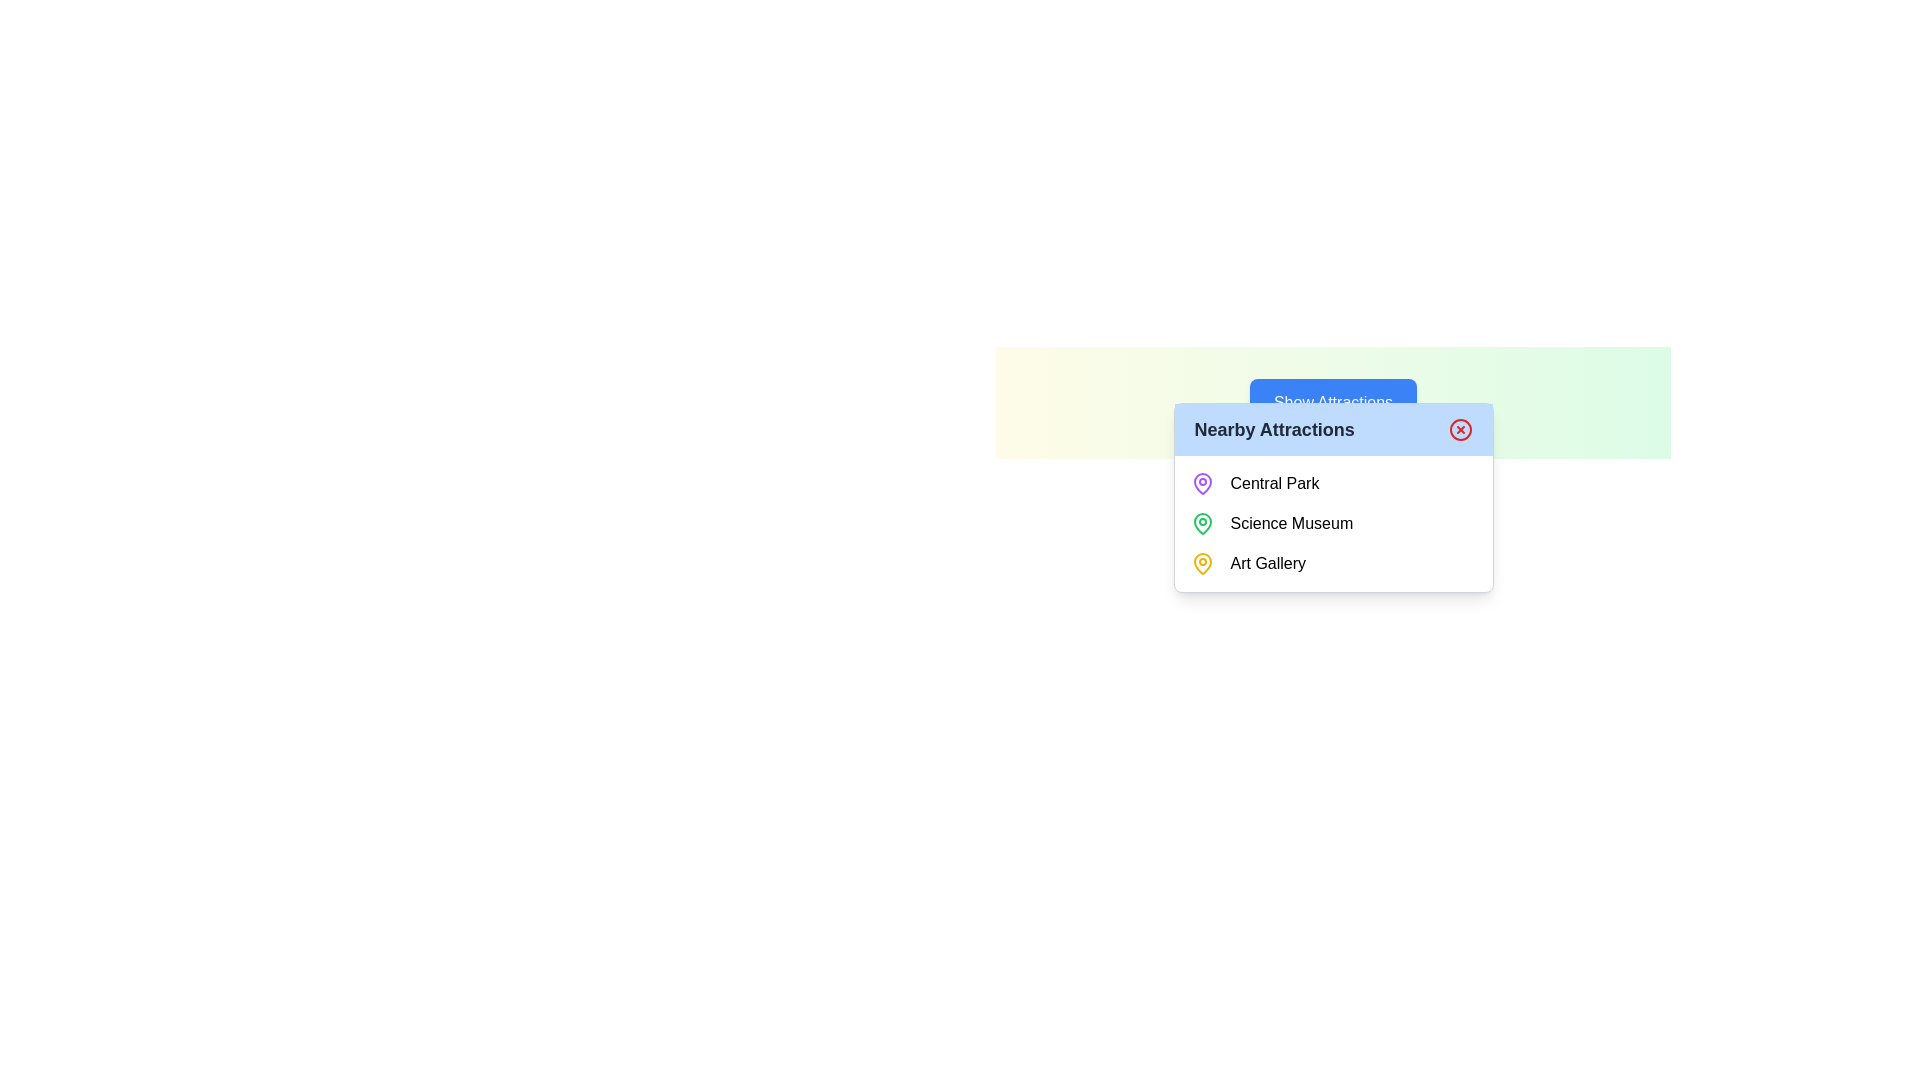 This screenshot has height=1080, width=1920. I want to click on the 'Central Park' entry in the 'Nearby Attractions' list, so click(1333, 483).